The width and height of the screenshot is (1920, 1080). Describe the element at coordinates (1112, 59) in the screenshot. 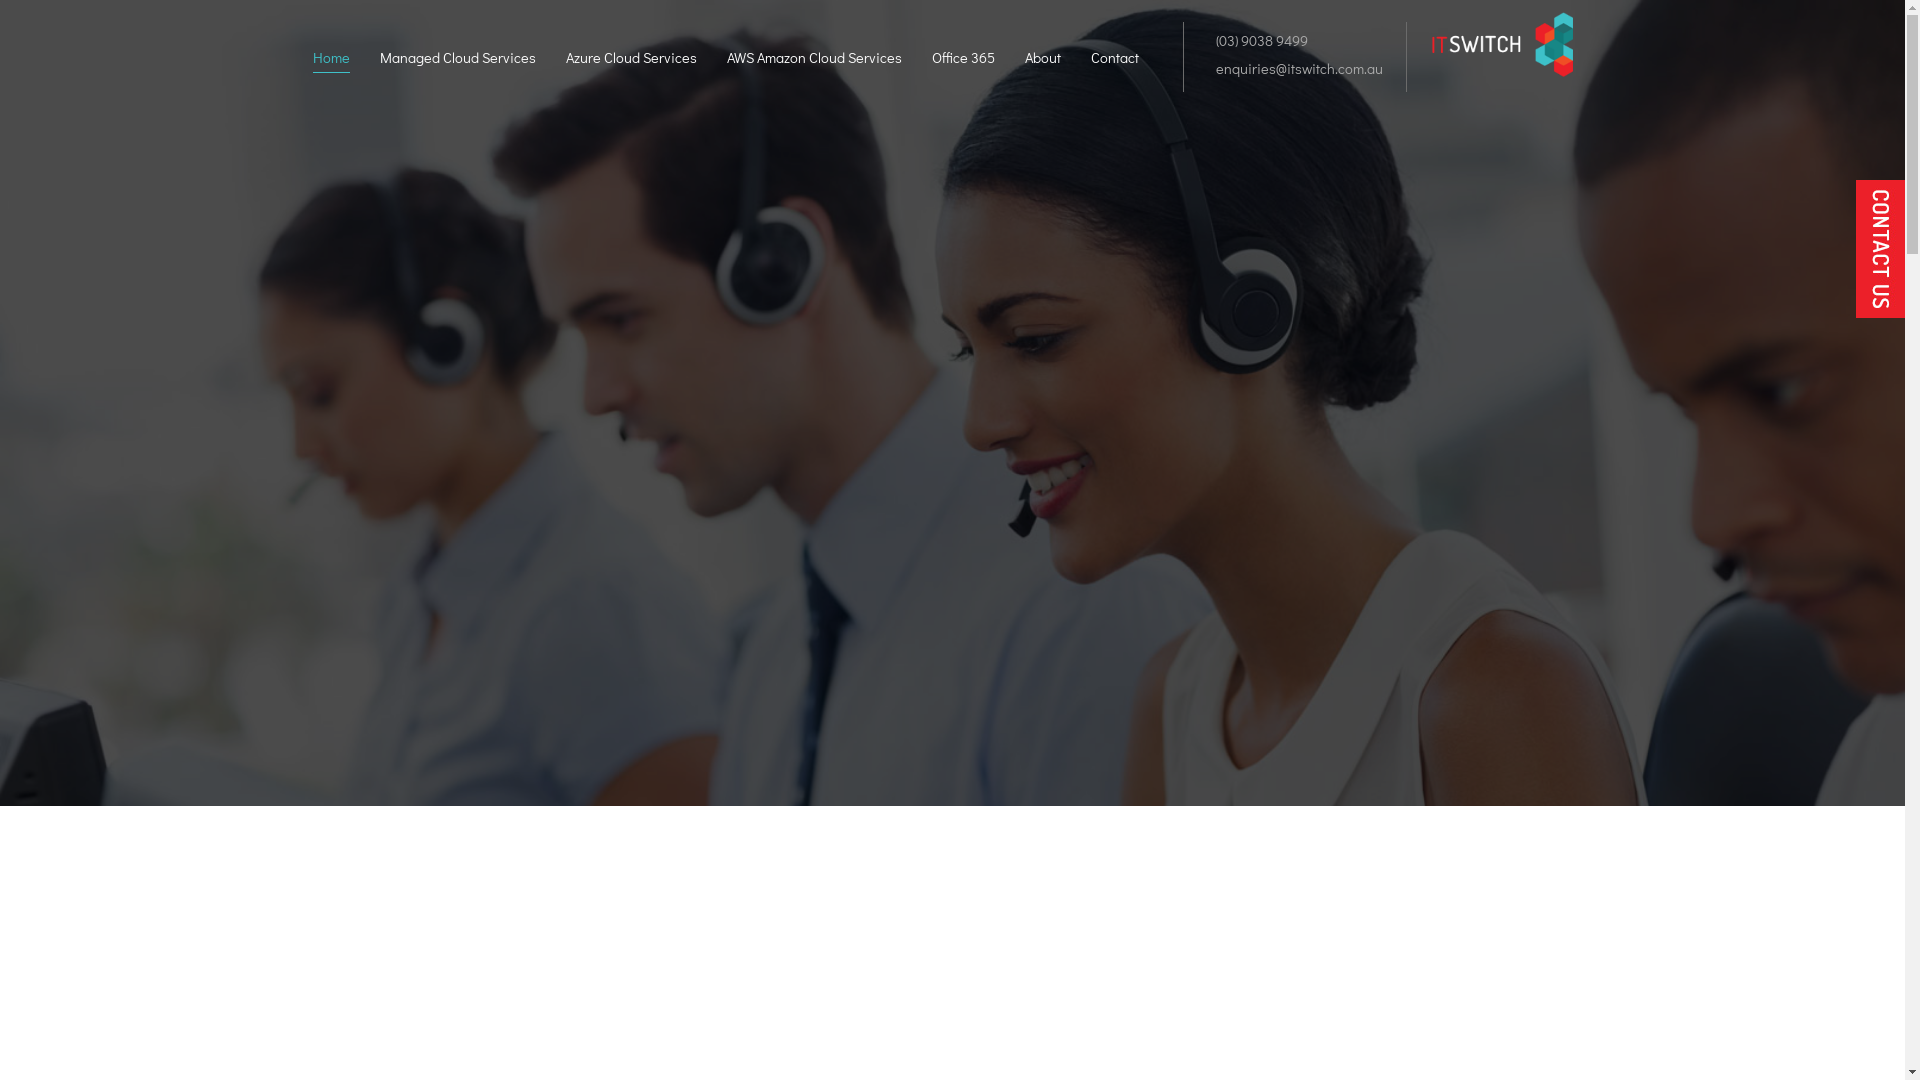

I see `'Contact'` at that location.